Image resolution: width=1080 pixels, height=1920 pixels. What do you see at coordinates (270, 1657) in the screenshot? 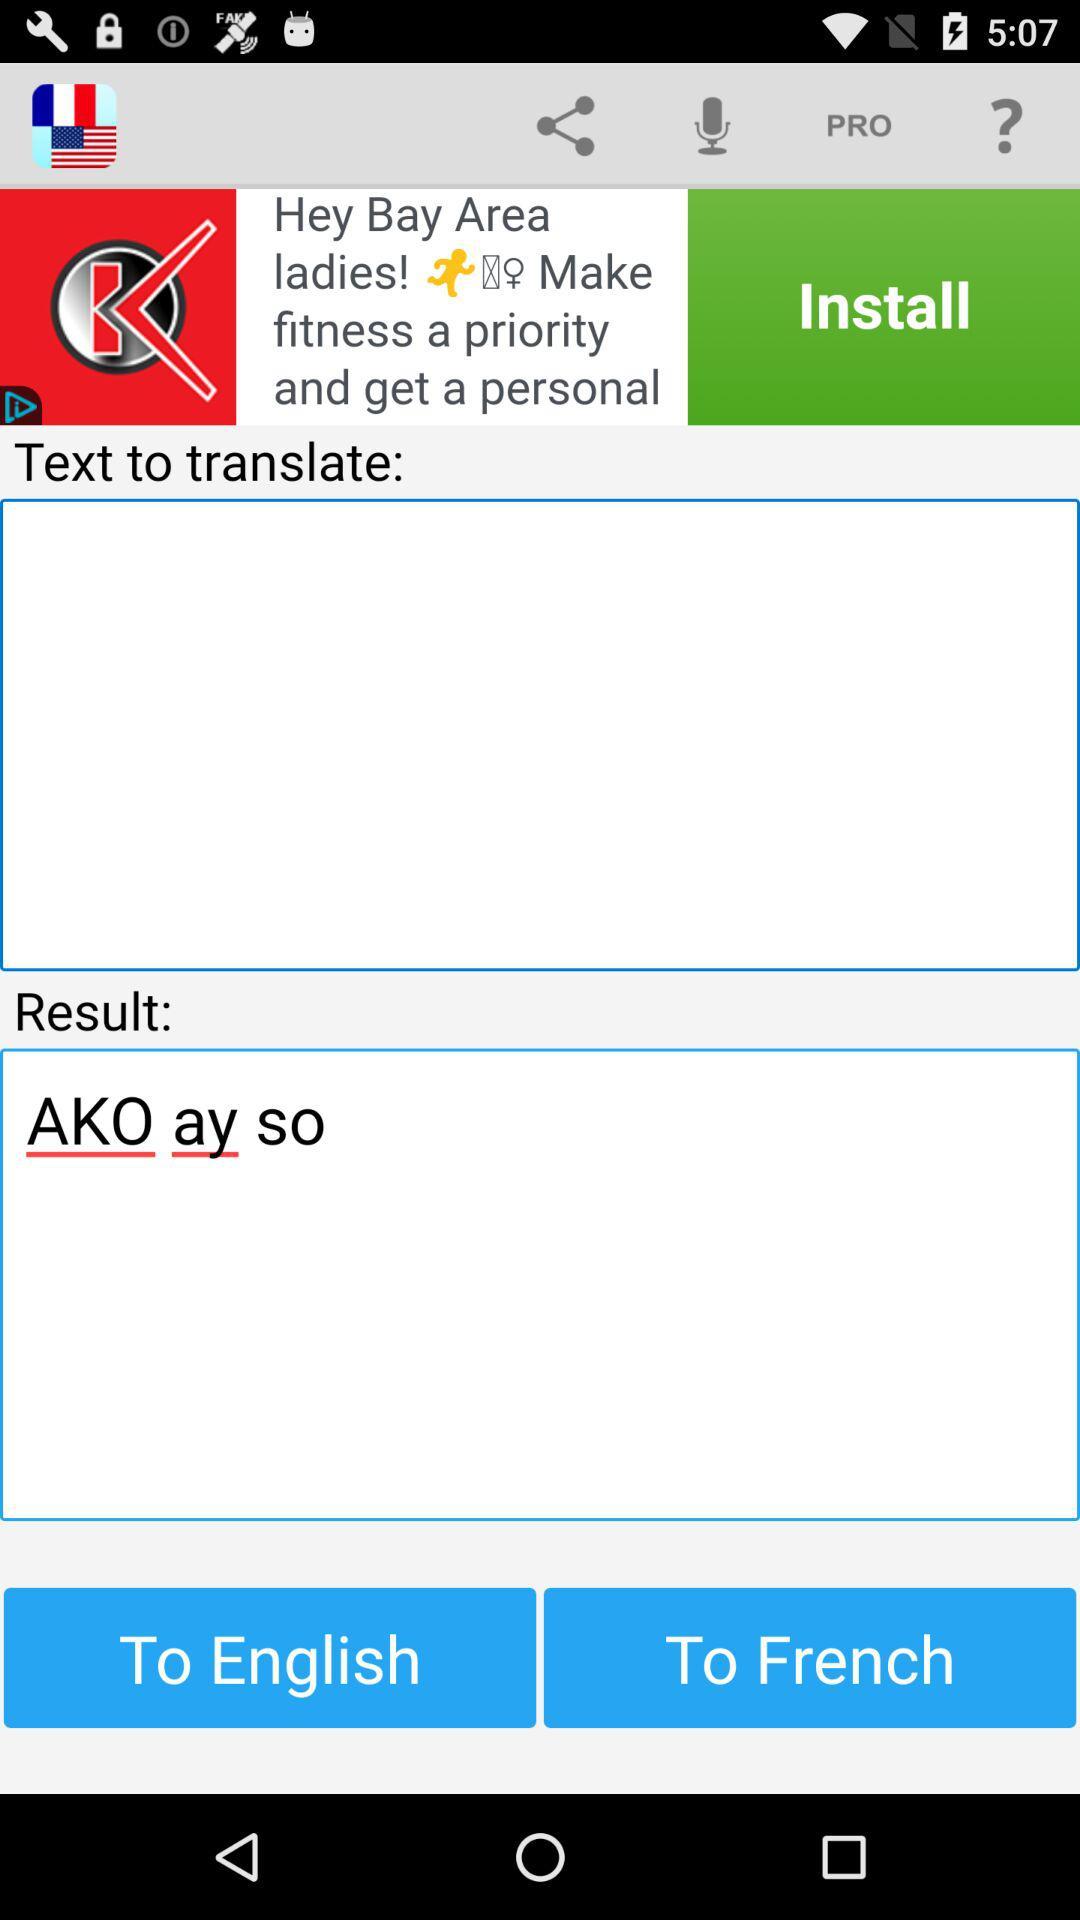
I see `item next to to french icon` at bounding box center [270, 1657].